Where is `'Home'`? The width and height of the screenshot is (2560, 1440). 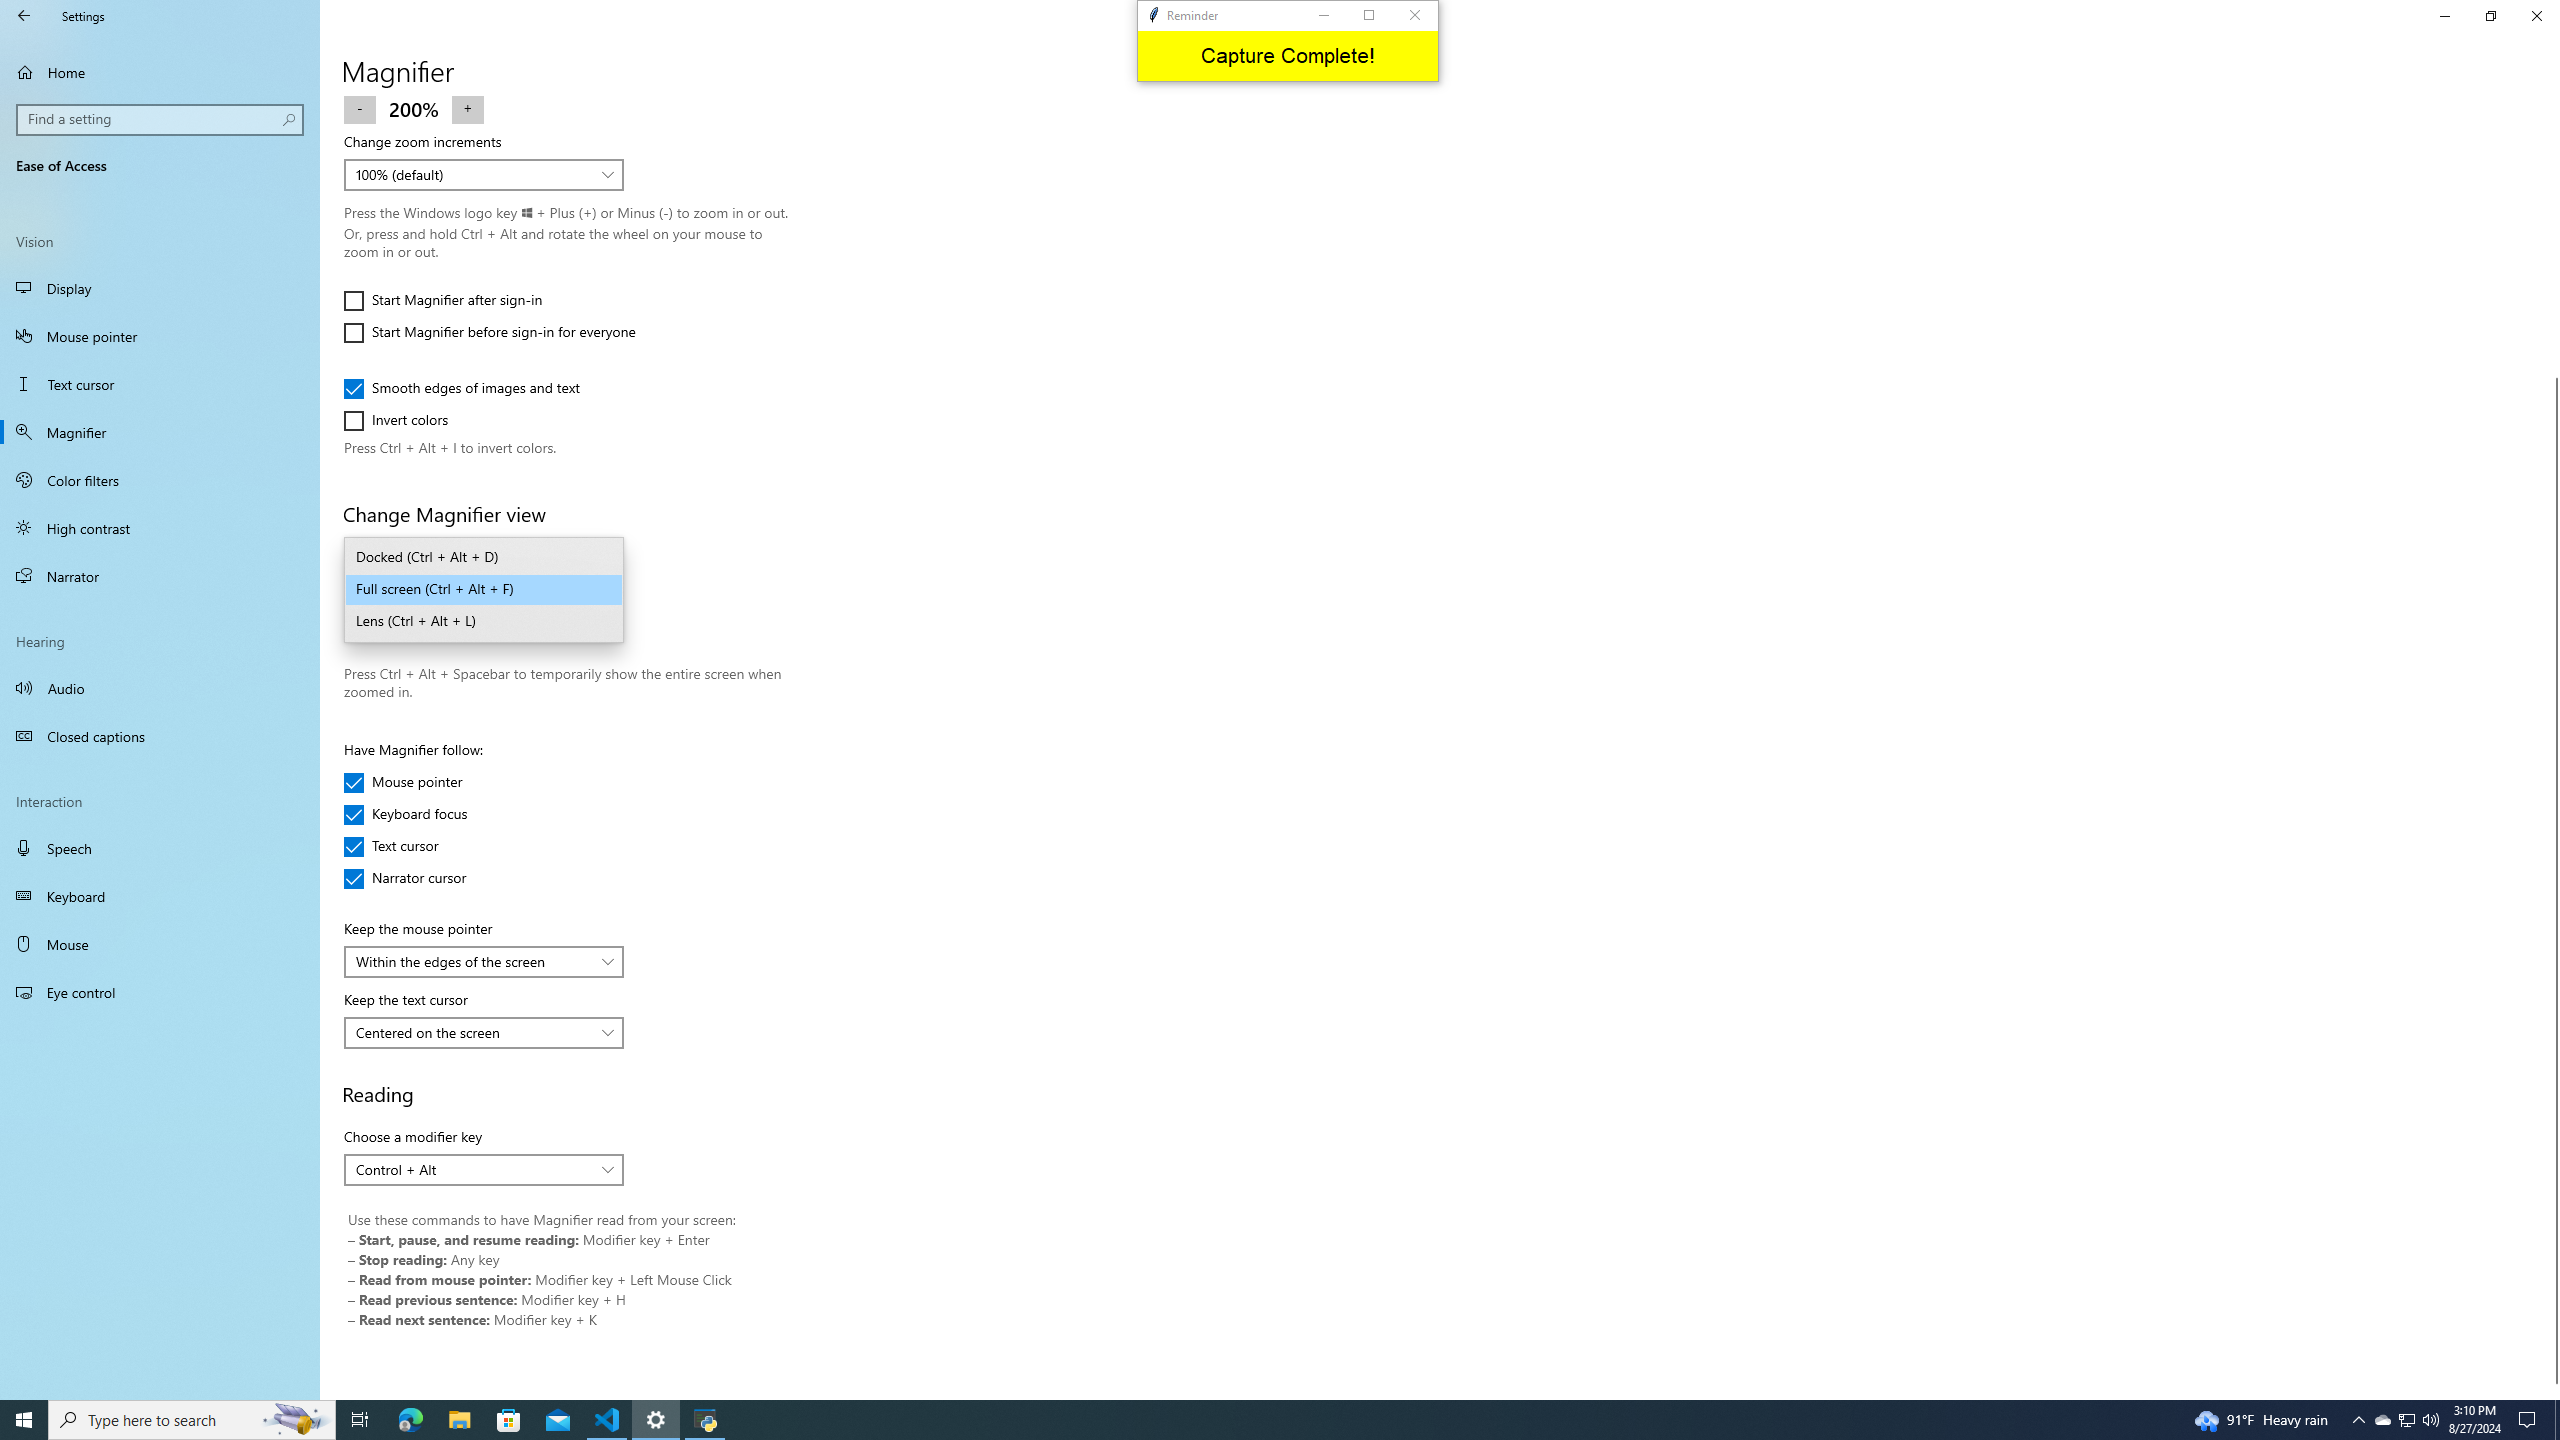
'Home' is located at coordinates (159, 72).